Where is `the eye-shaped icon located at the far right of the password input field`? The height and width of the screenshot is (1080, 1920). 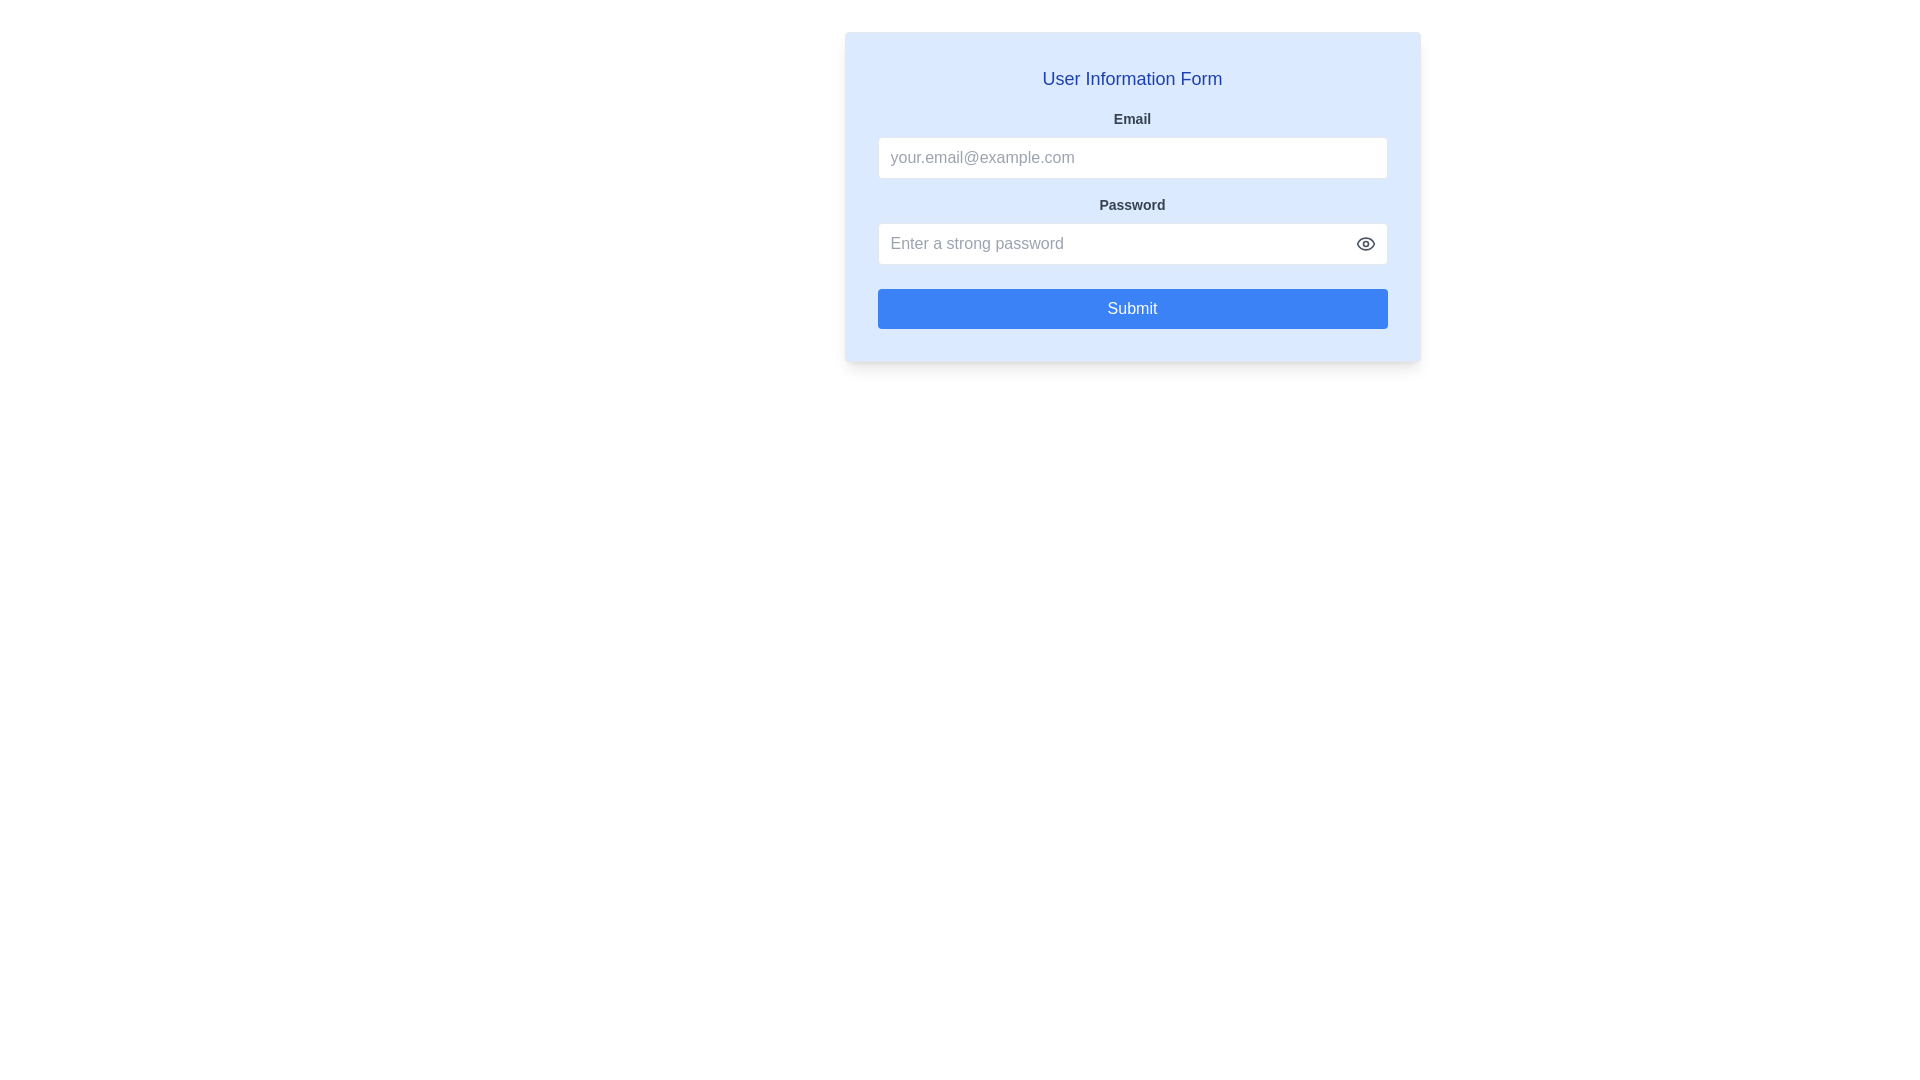 the eye-shaped icon located at the far right of the password input field is located at coordinates (1364, 242).